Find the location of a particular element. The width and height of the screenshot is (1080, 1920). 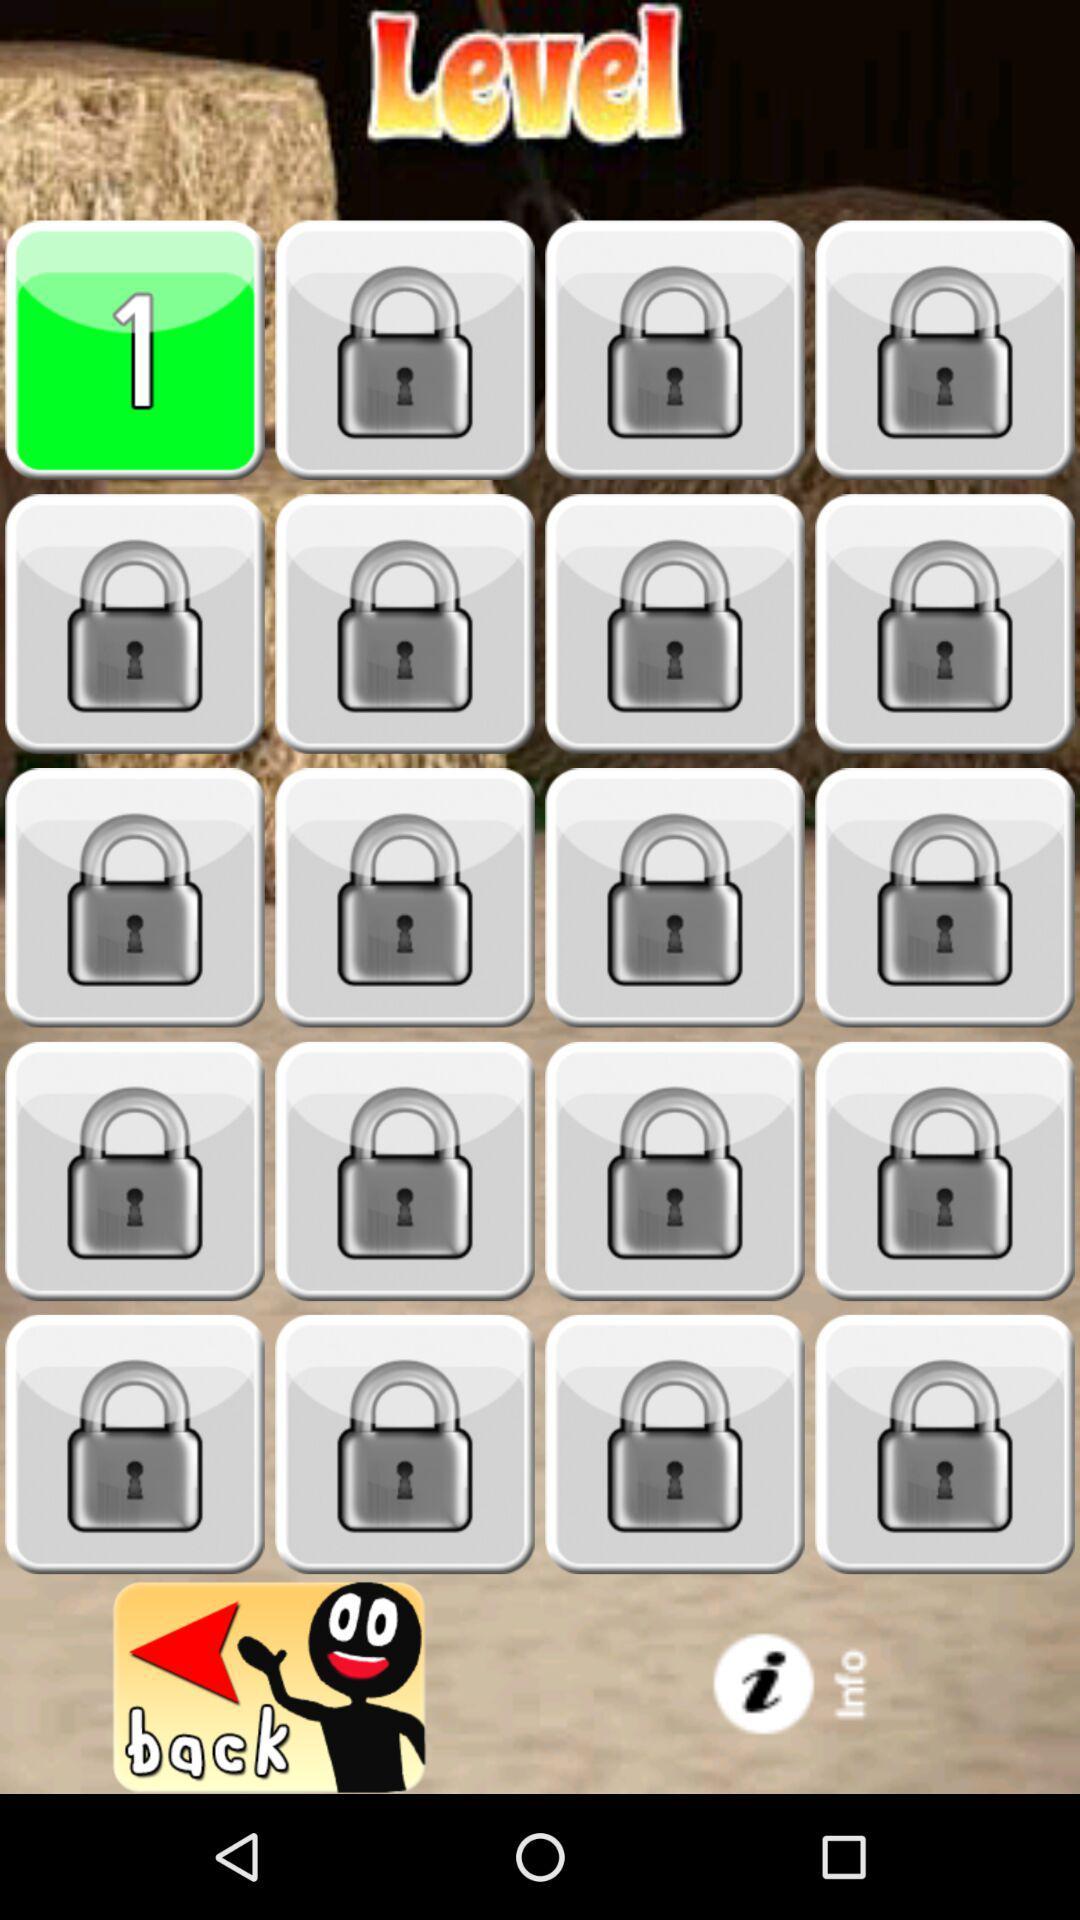

lock choose app is located at coordinates (405, 623).